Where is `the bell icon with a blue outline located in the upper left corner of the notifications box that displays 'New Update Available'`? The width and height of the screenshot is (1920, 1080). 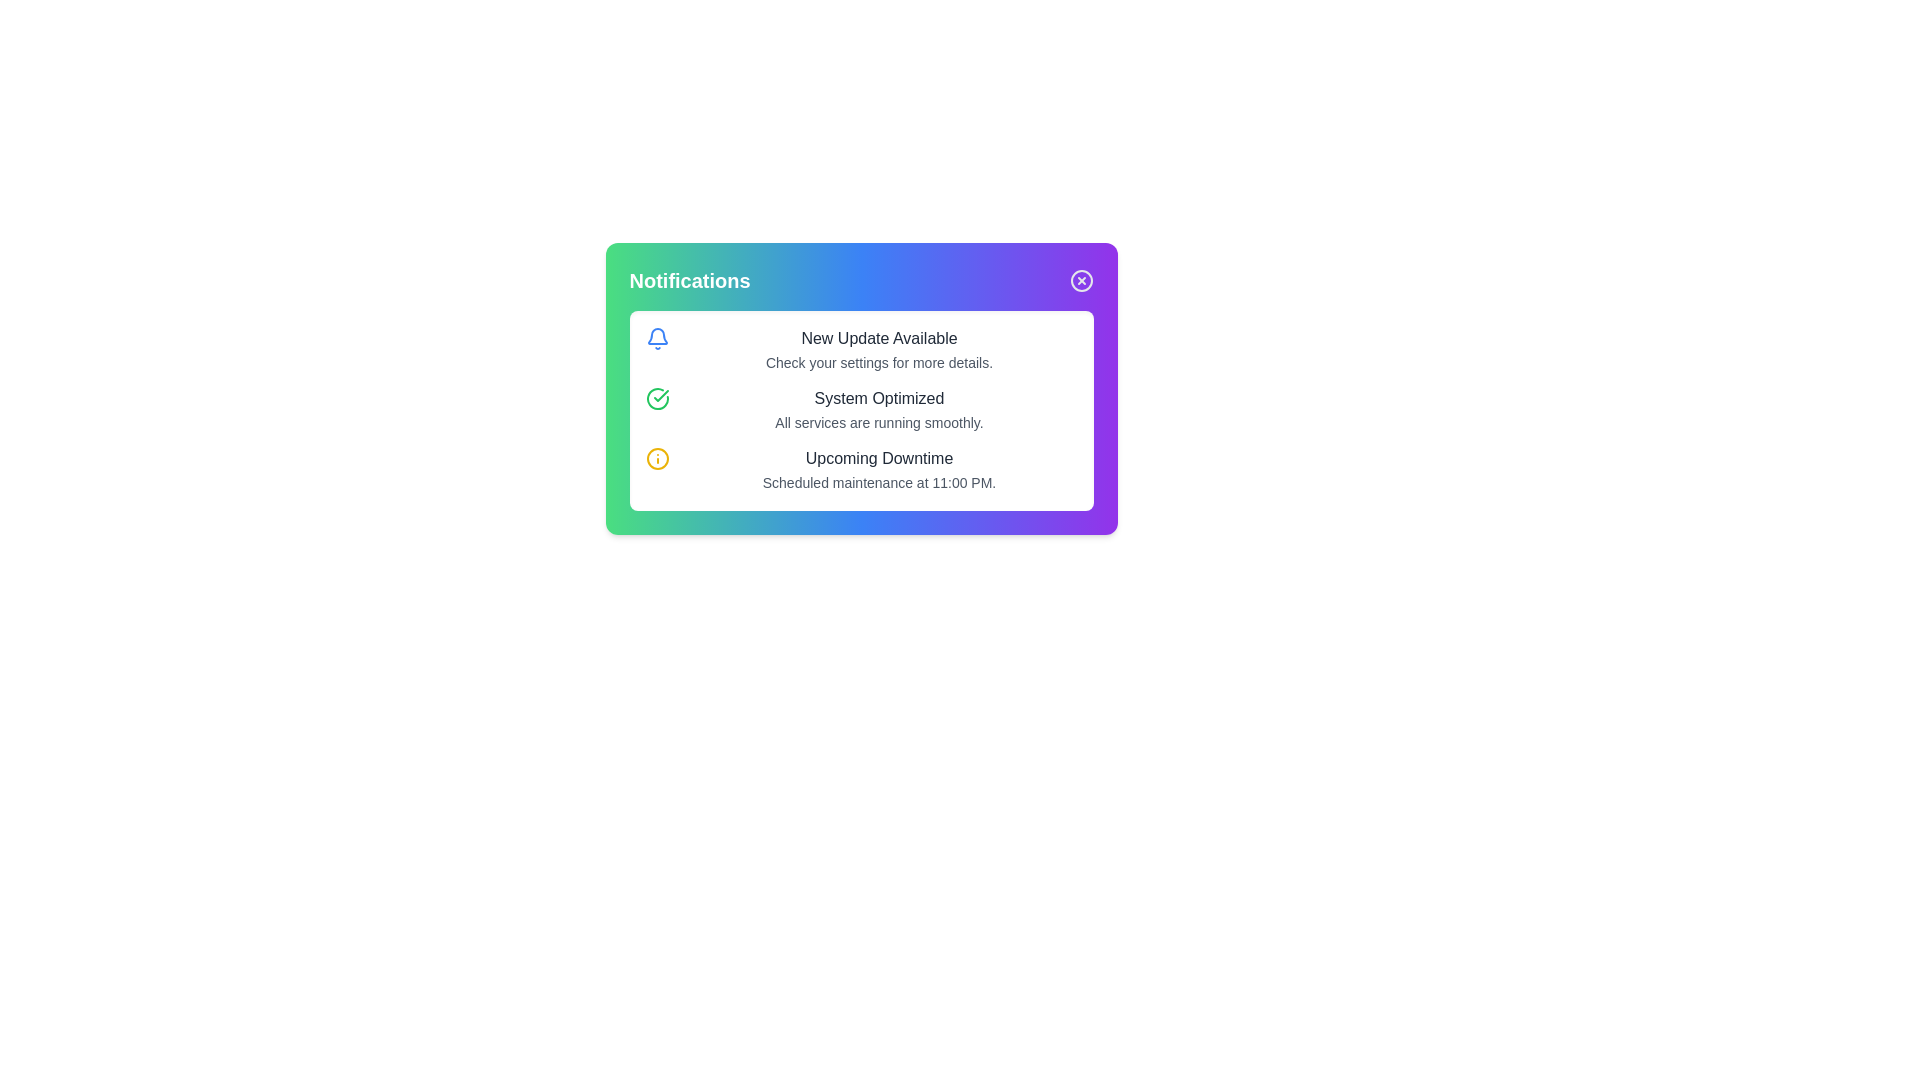 the bell icon with a blue outline located in the upper left corner of the notifications box that displays 'New Update Available' is located at coordinates (657, 338).